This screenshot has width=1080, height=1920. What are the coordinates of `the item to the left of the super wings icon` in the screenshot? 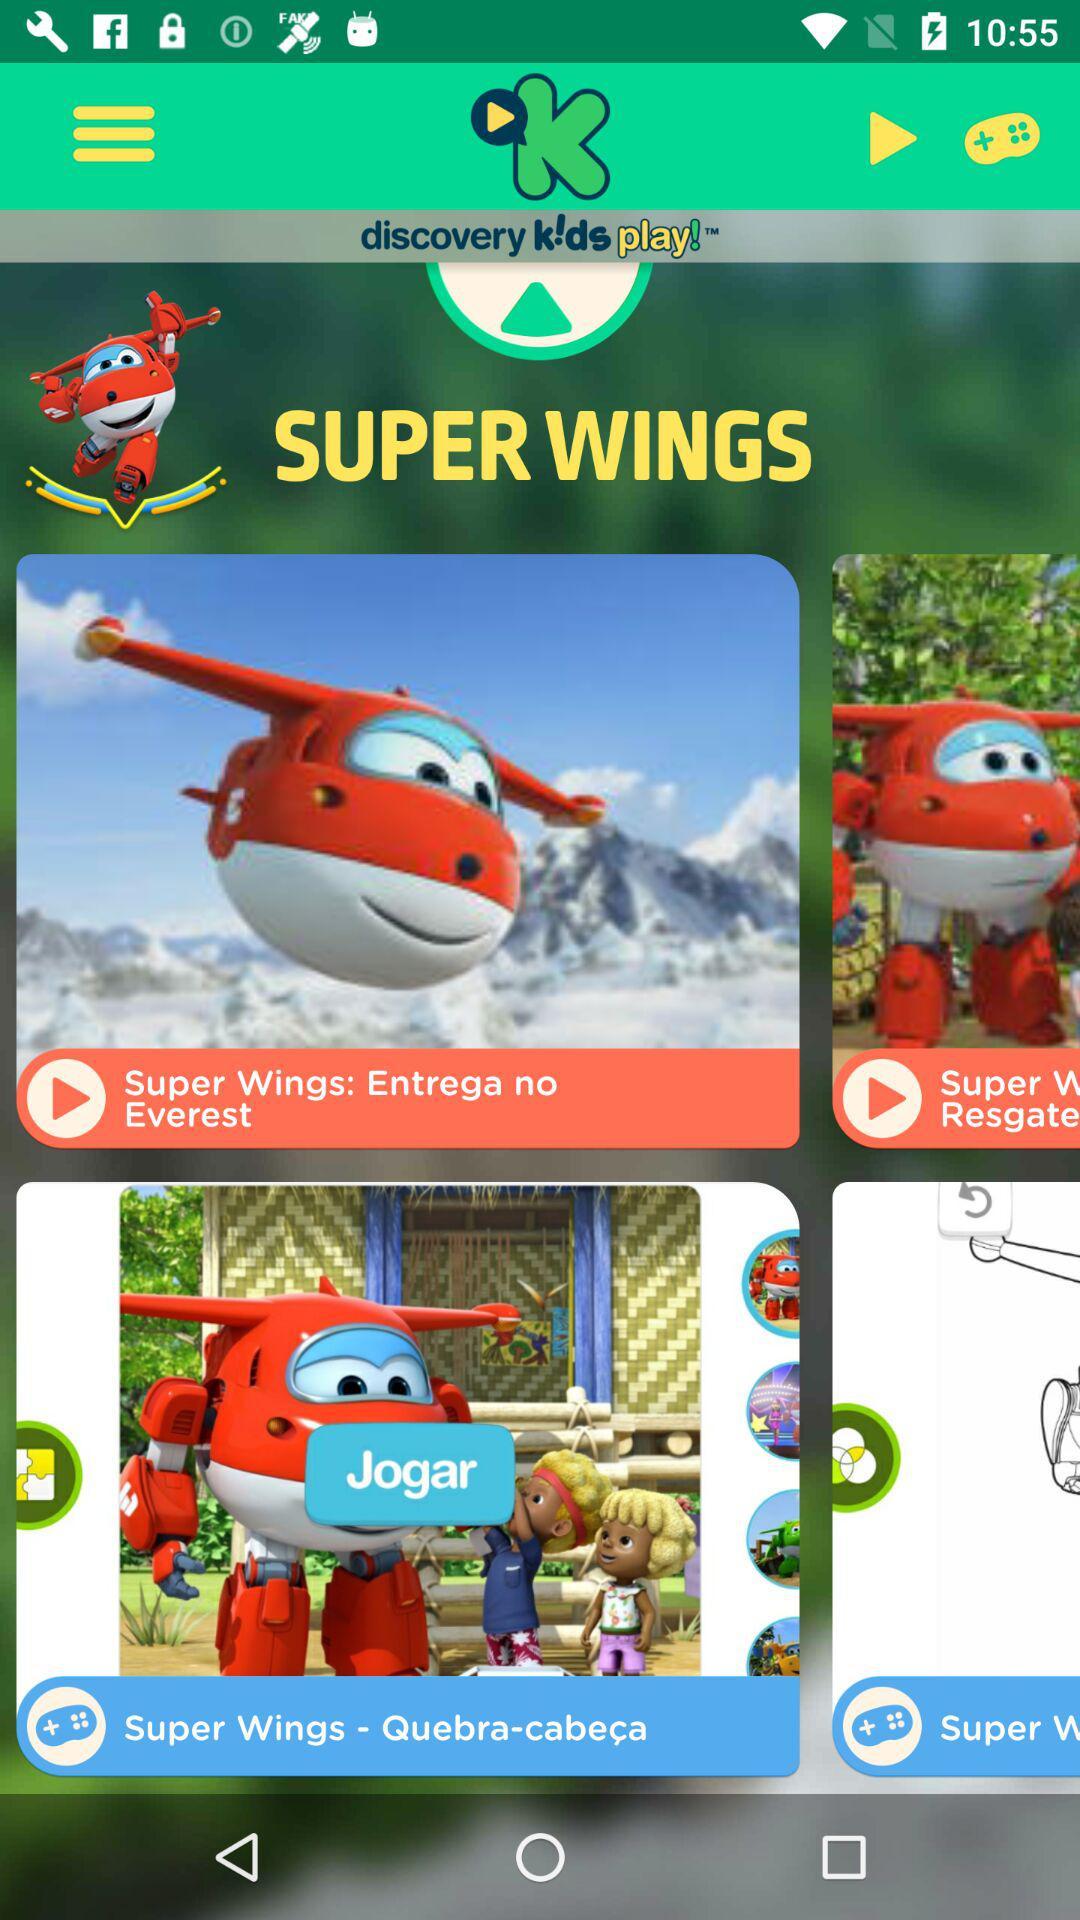 It's located at (126, 410).